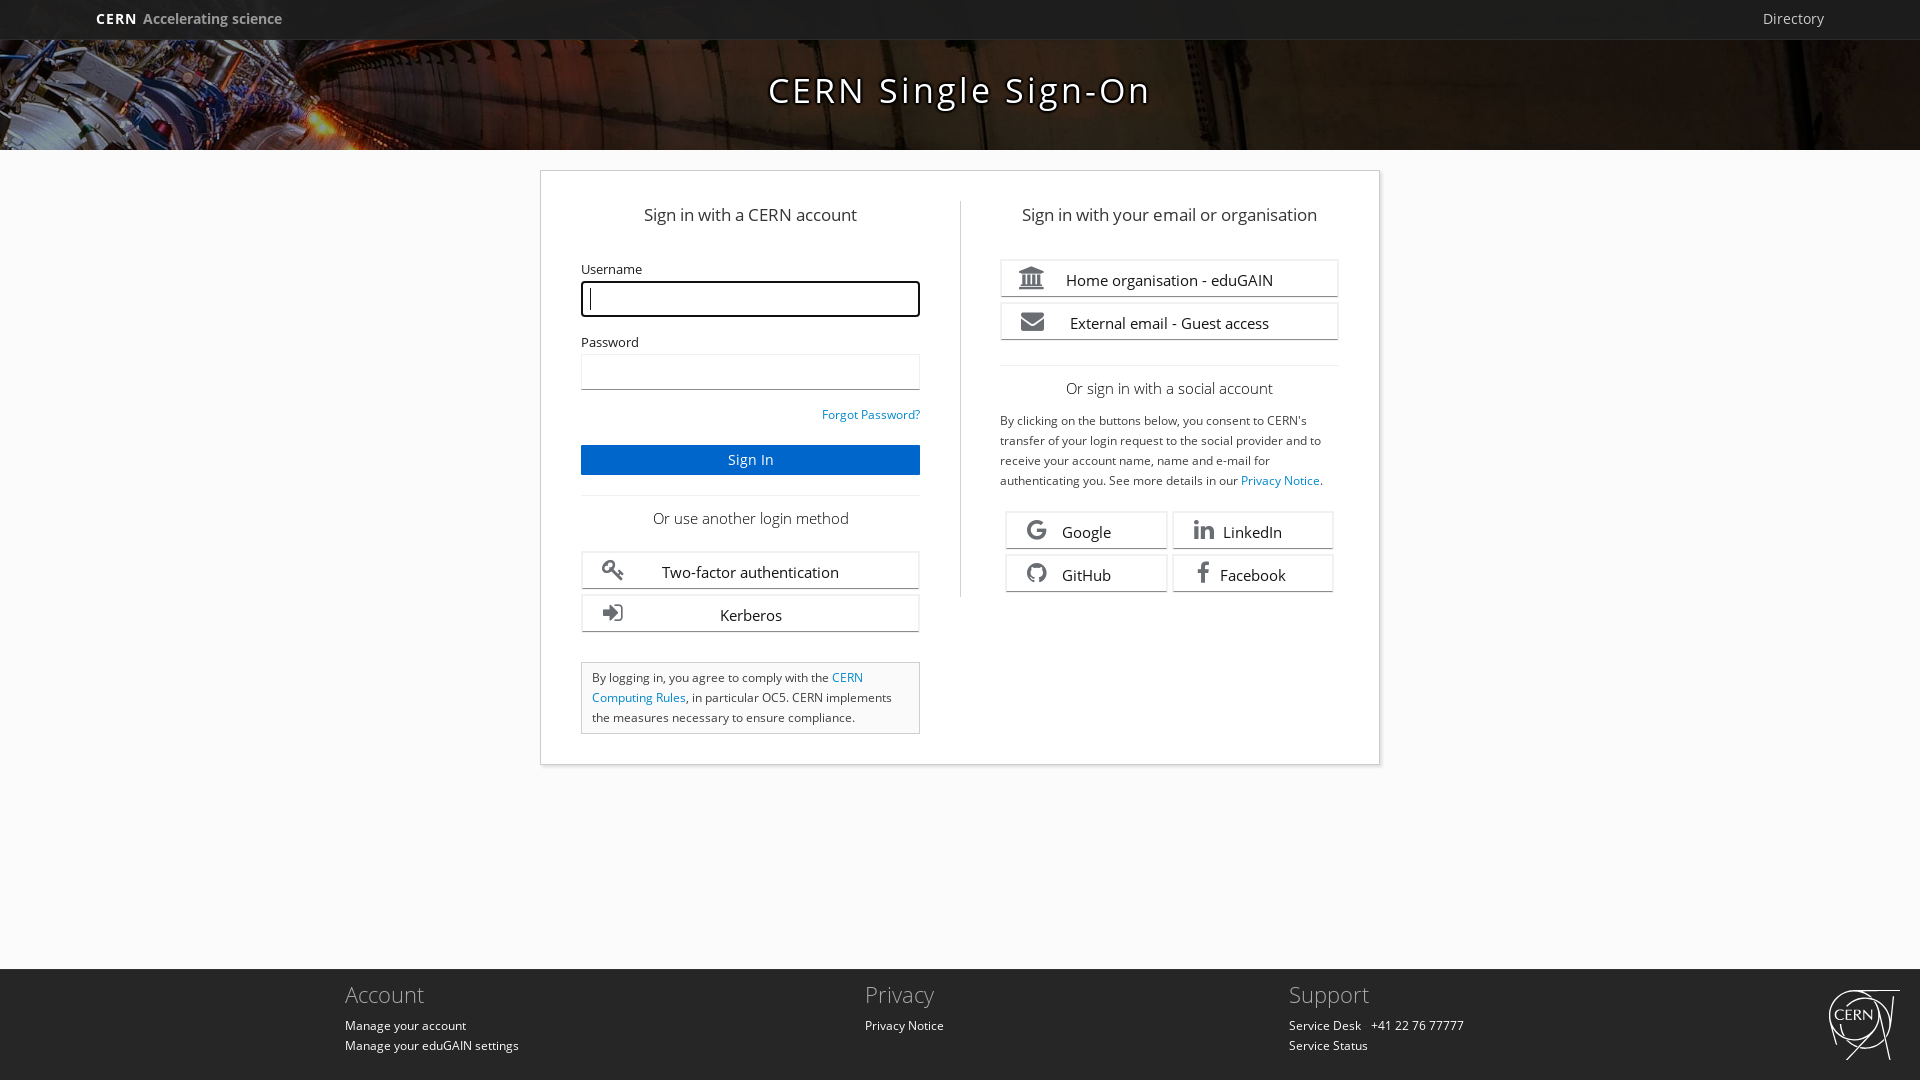 Image resolution: width=1920 pixels, height=1080 pixels. Describe the element at coordinates (749, 612) in the screenshot. I see `'Kerberos'` at that location.